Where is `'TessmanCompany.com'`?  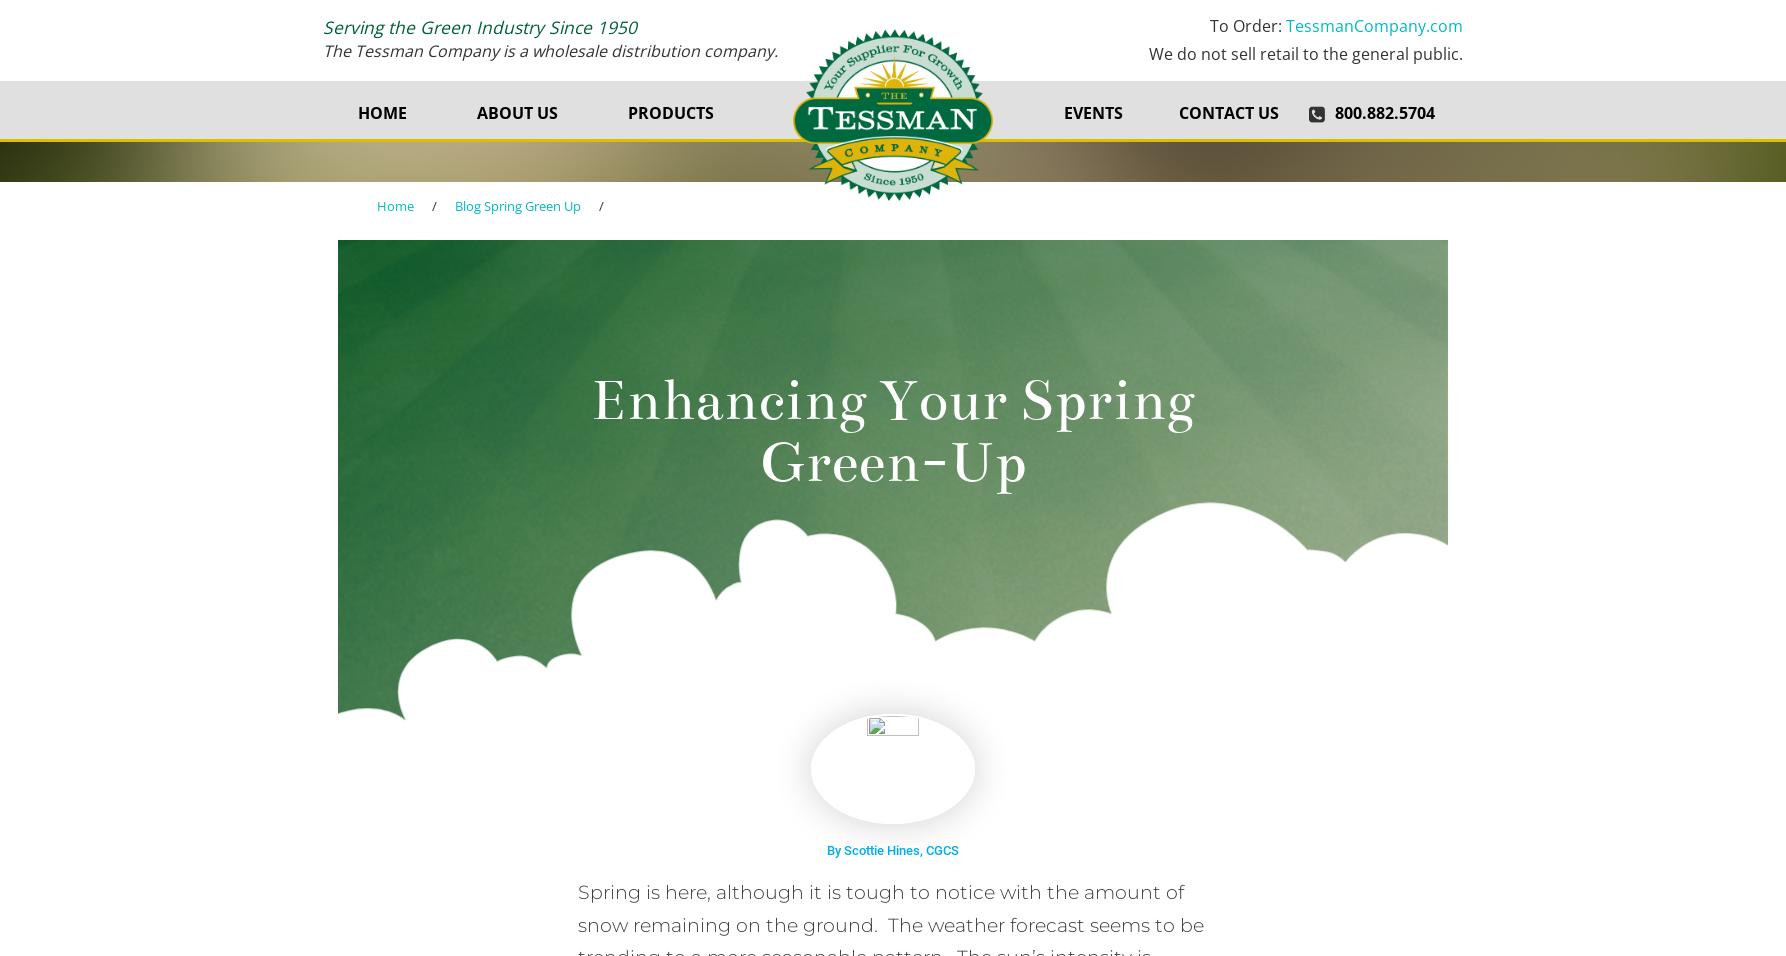 'TessmanCompany.com' is located at coordinates (1373, 25).